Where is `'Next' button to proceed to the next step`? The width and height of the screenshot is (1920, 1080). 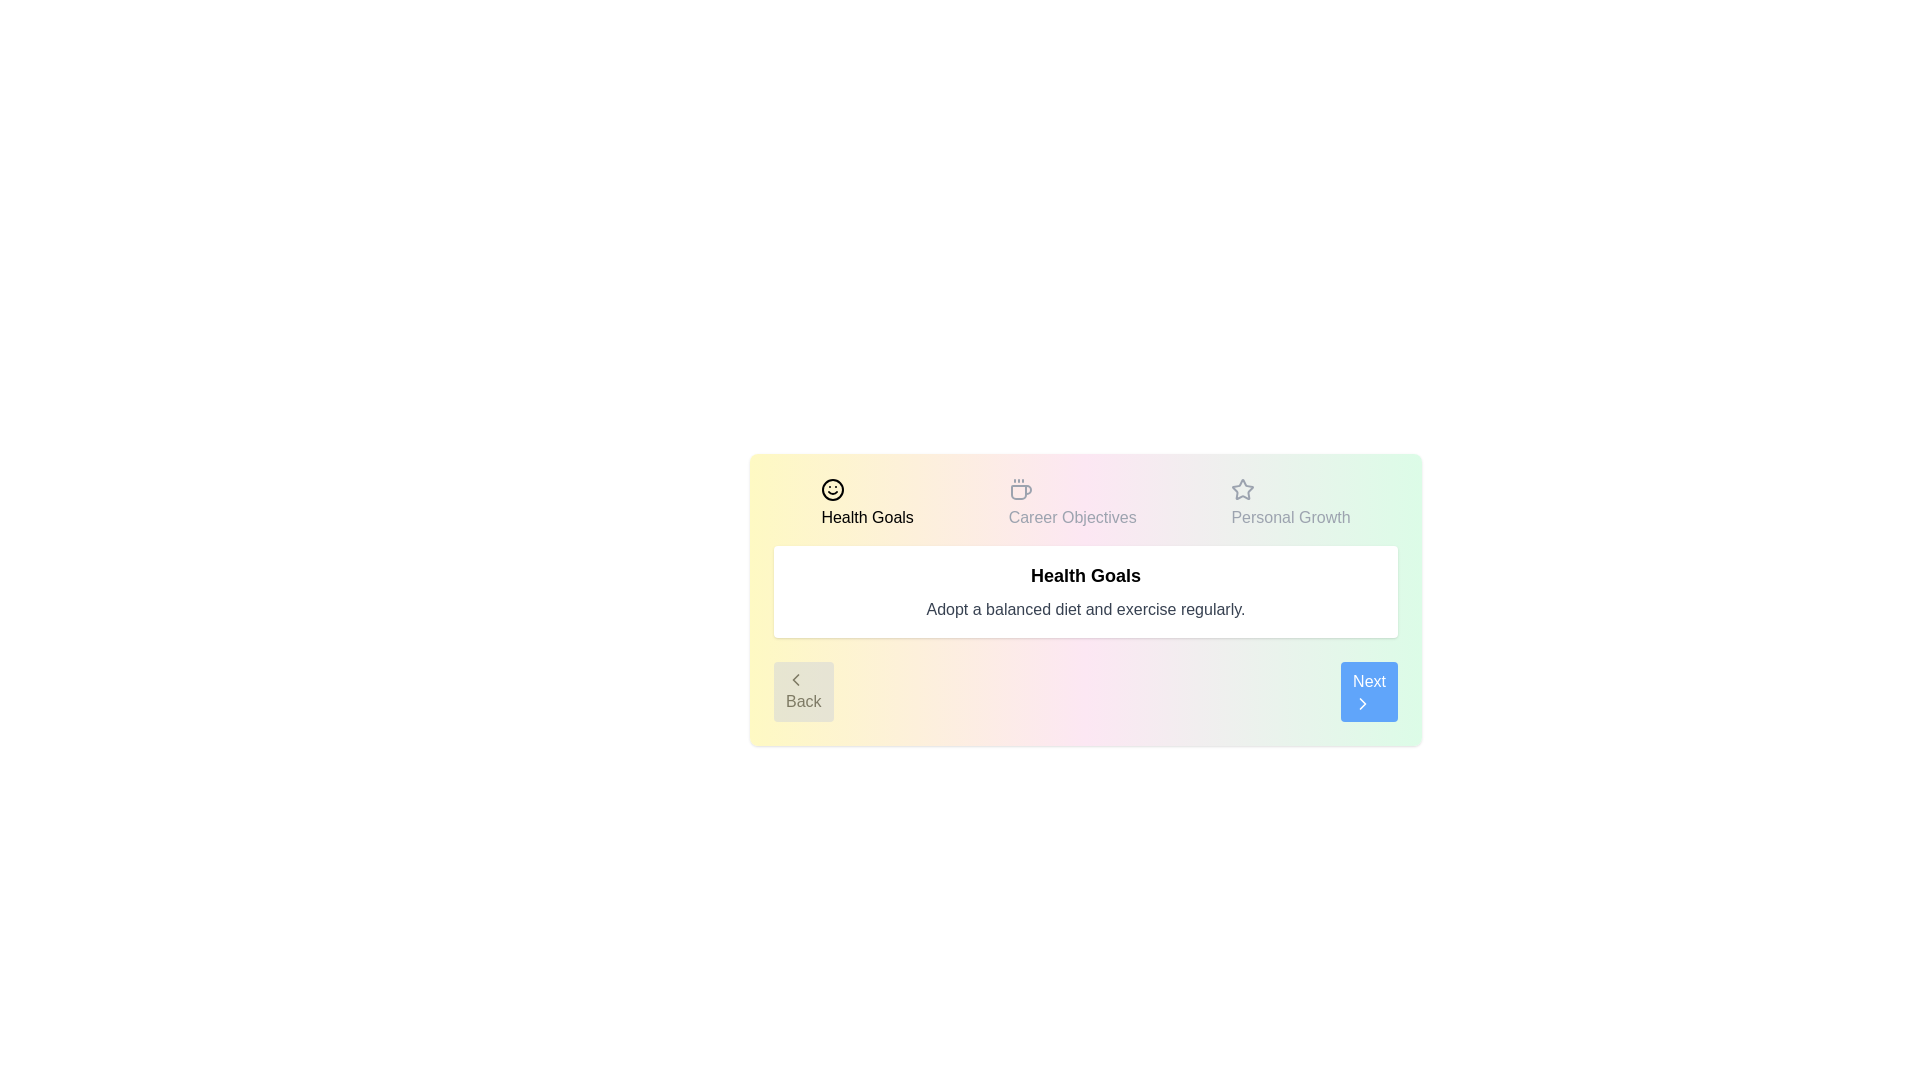 'Next' button to proceed to the next step is located at coordinates (1367, 690).